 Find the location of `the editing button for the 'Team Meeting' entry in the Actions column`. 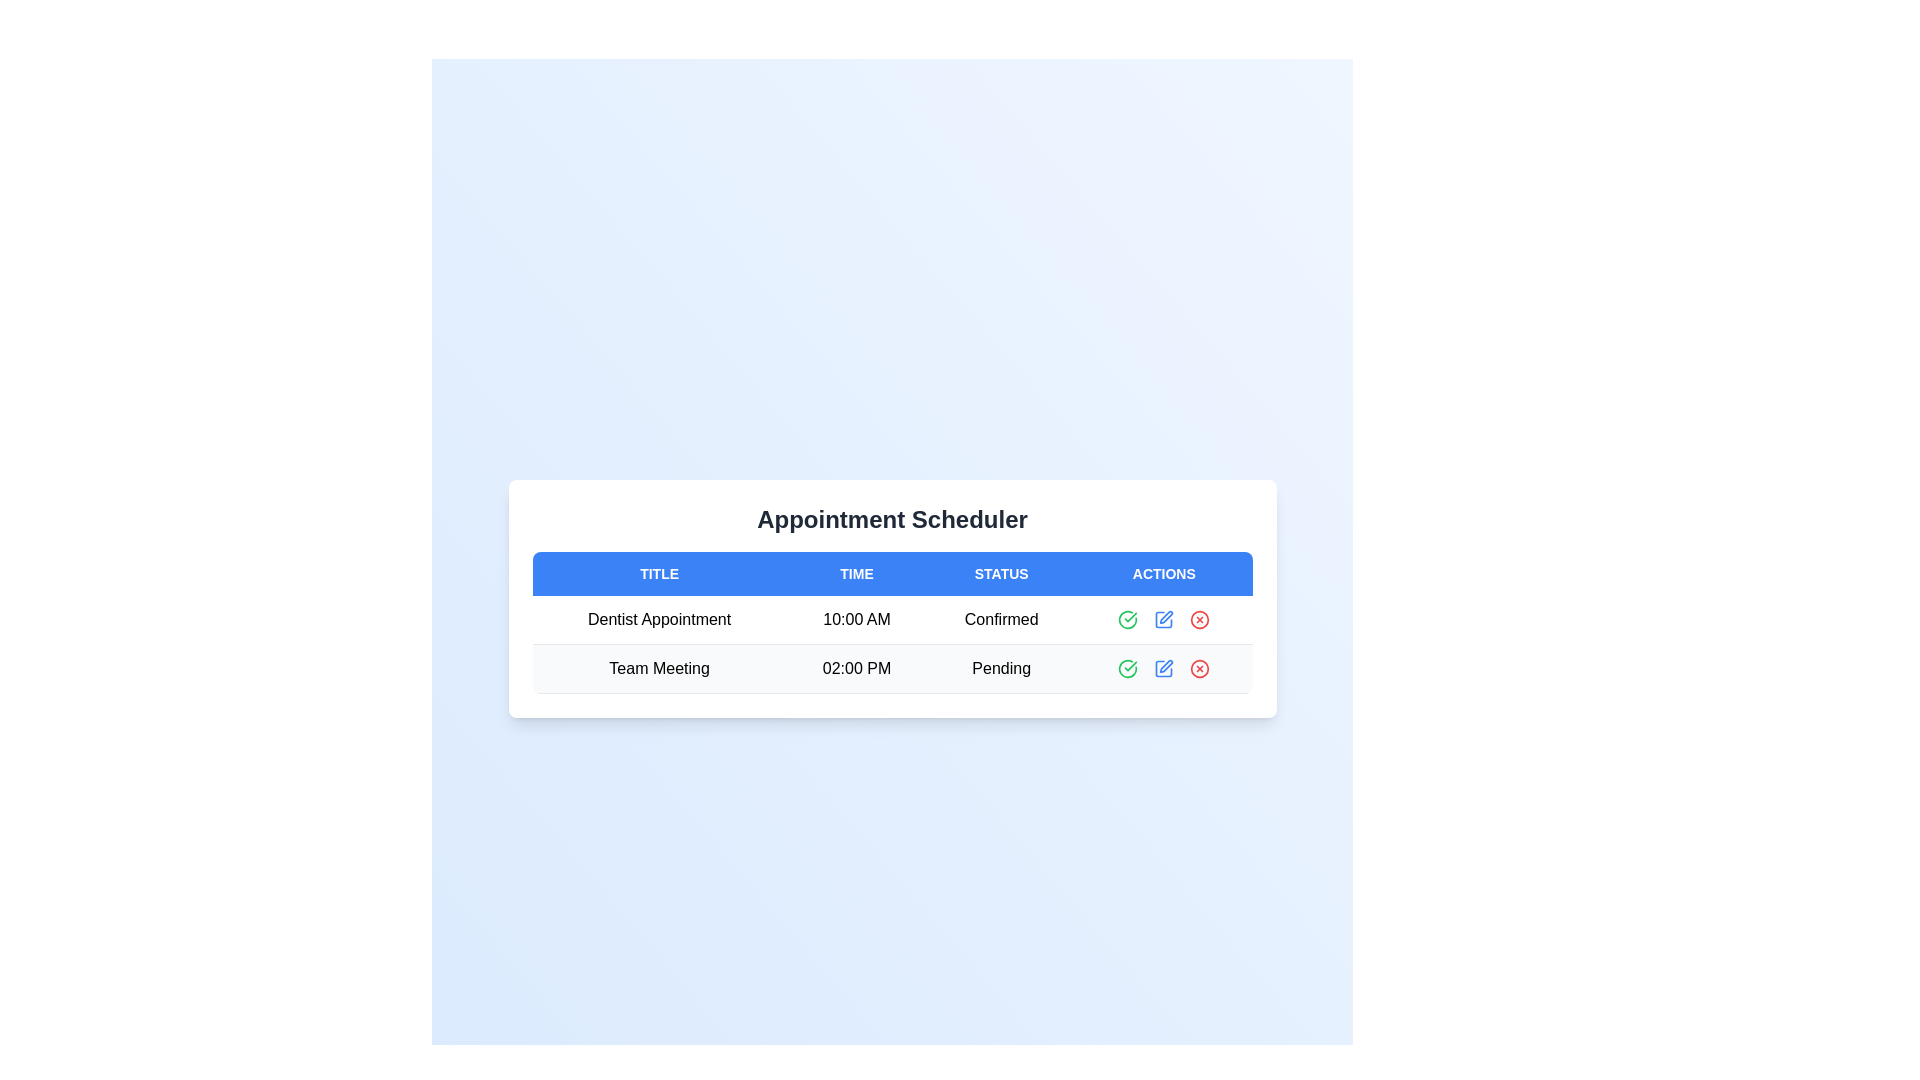

the editing button for the 'Team Meeting' entry in the Actions column is located at coordinates (1164, 668).